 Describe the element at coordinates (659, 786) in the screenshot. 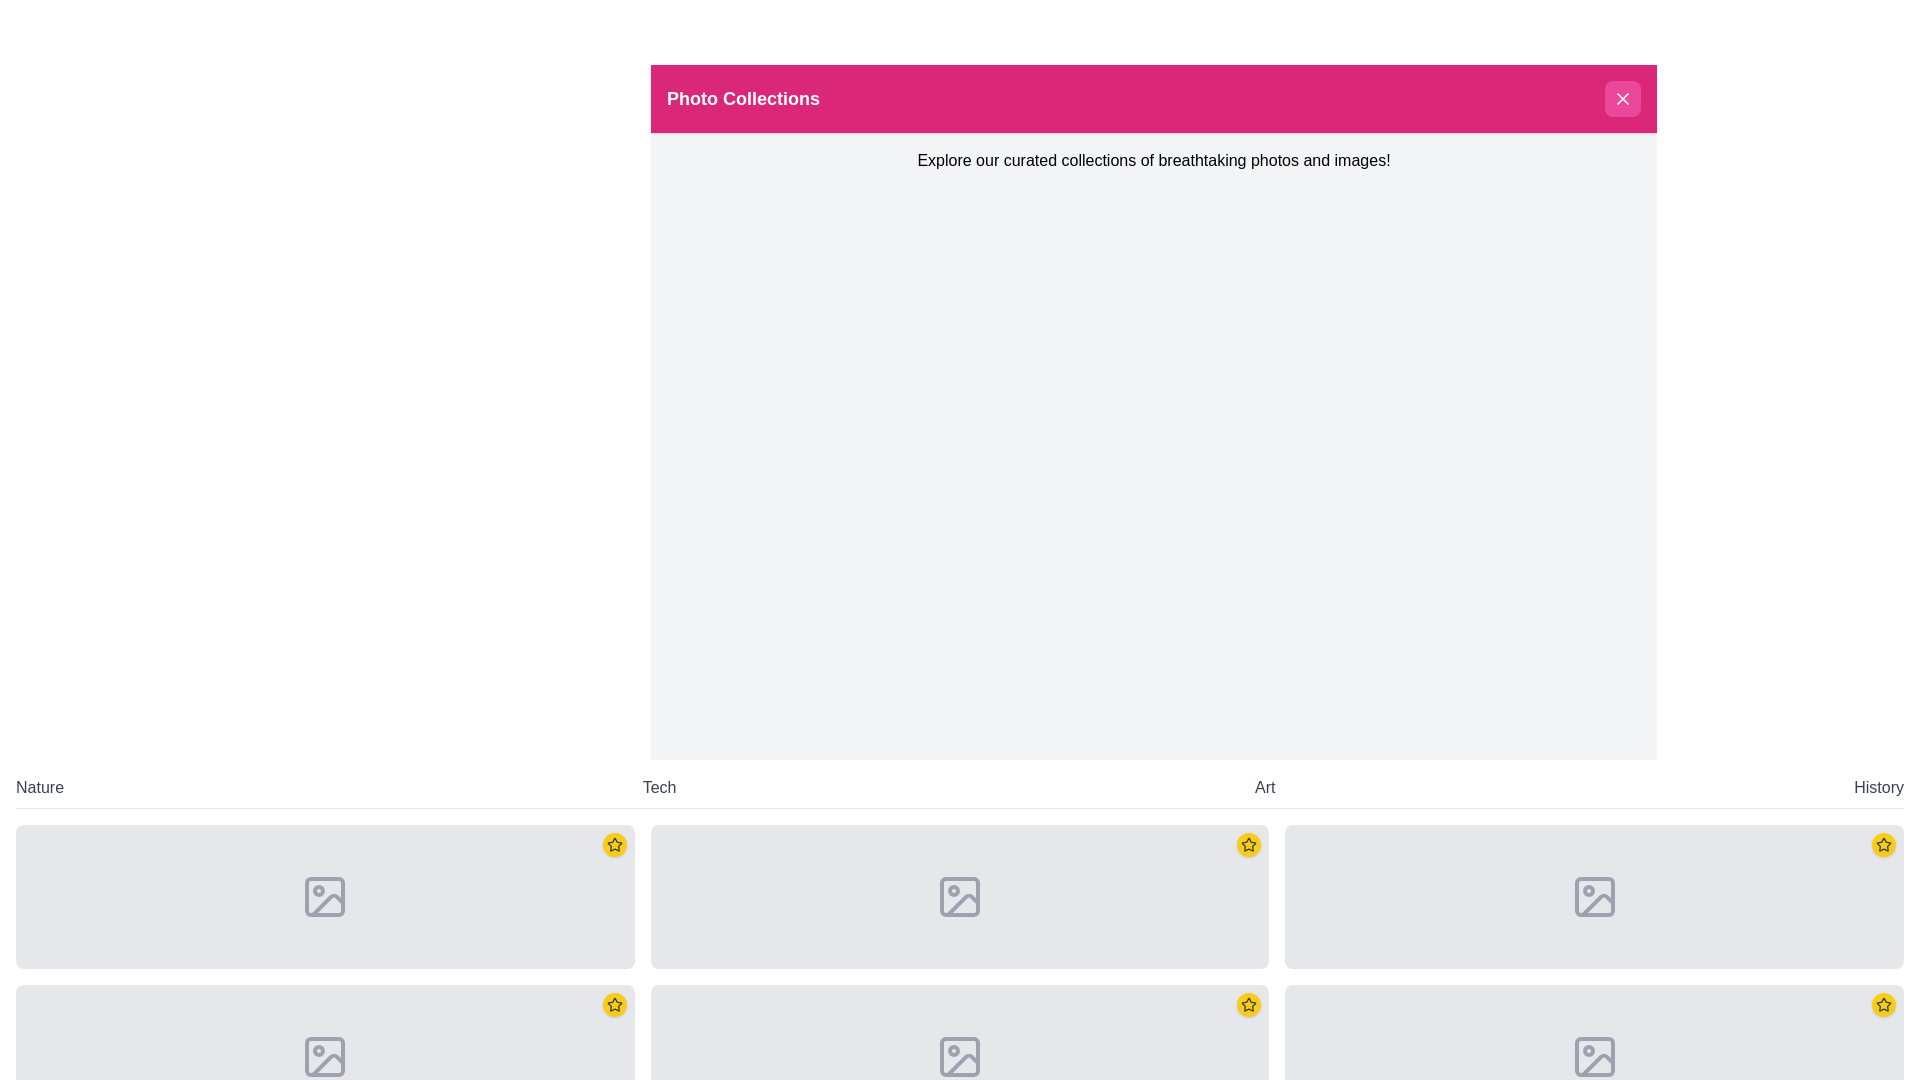

I see `the 'Tech' text label, which is styled in gray and capitalized` at that location.